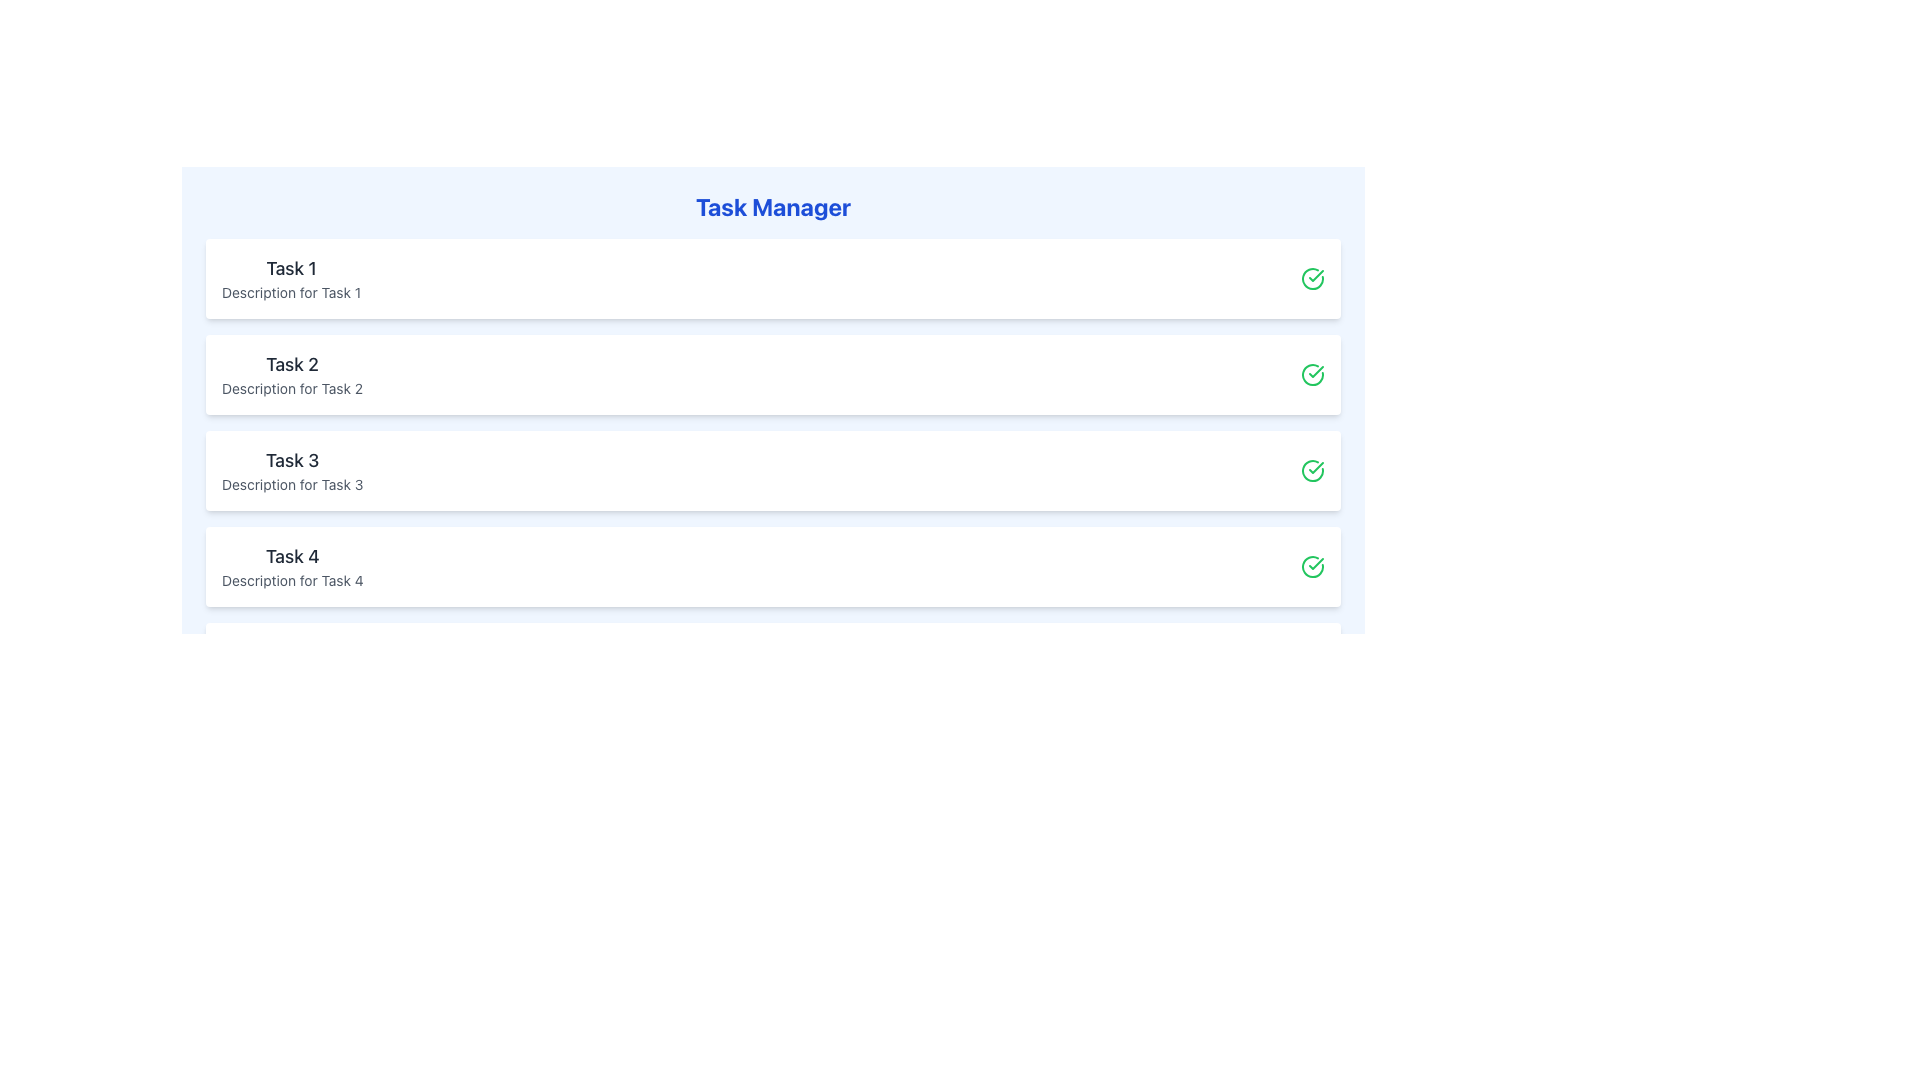 The height and width of the screenshot is (1080, 1920). Describe the element at coordinates (1313, 278) in the screenshot. I see `the larger icon encompassing the visual indicator located at the center of the topmost task entry in the list layout` at that location.